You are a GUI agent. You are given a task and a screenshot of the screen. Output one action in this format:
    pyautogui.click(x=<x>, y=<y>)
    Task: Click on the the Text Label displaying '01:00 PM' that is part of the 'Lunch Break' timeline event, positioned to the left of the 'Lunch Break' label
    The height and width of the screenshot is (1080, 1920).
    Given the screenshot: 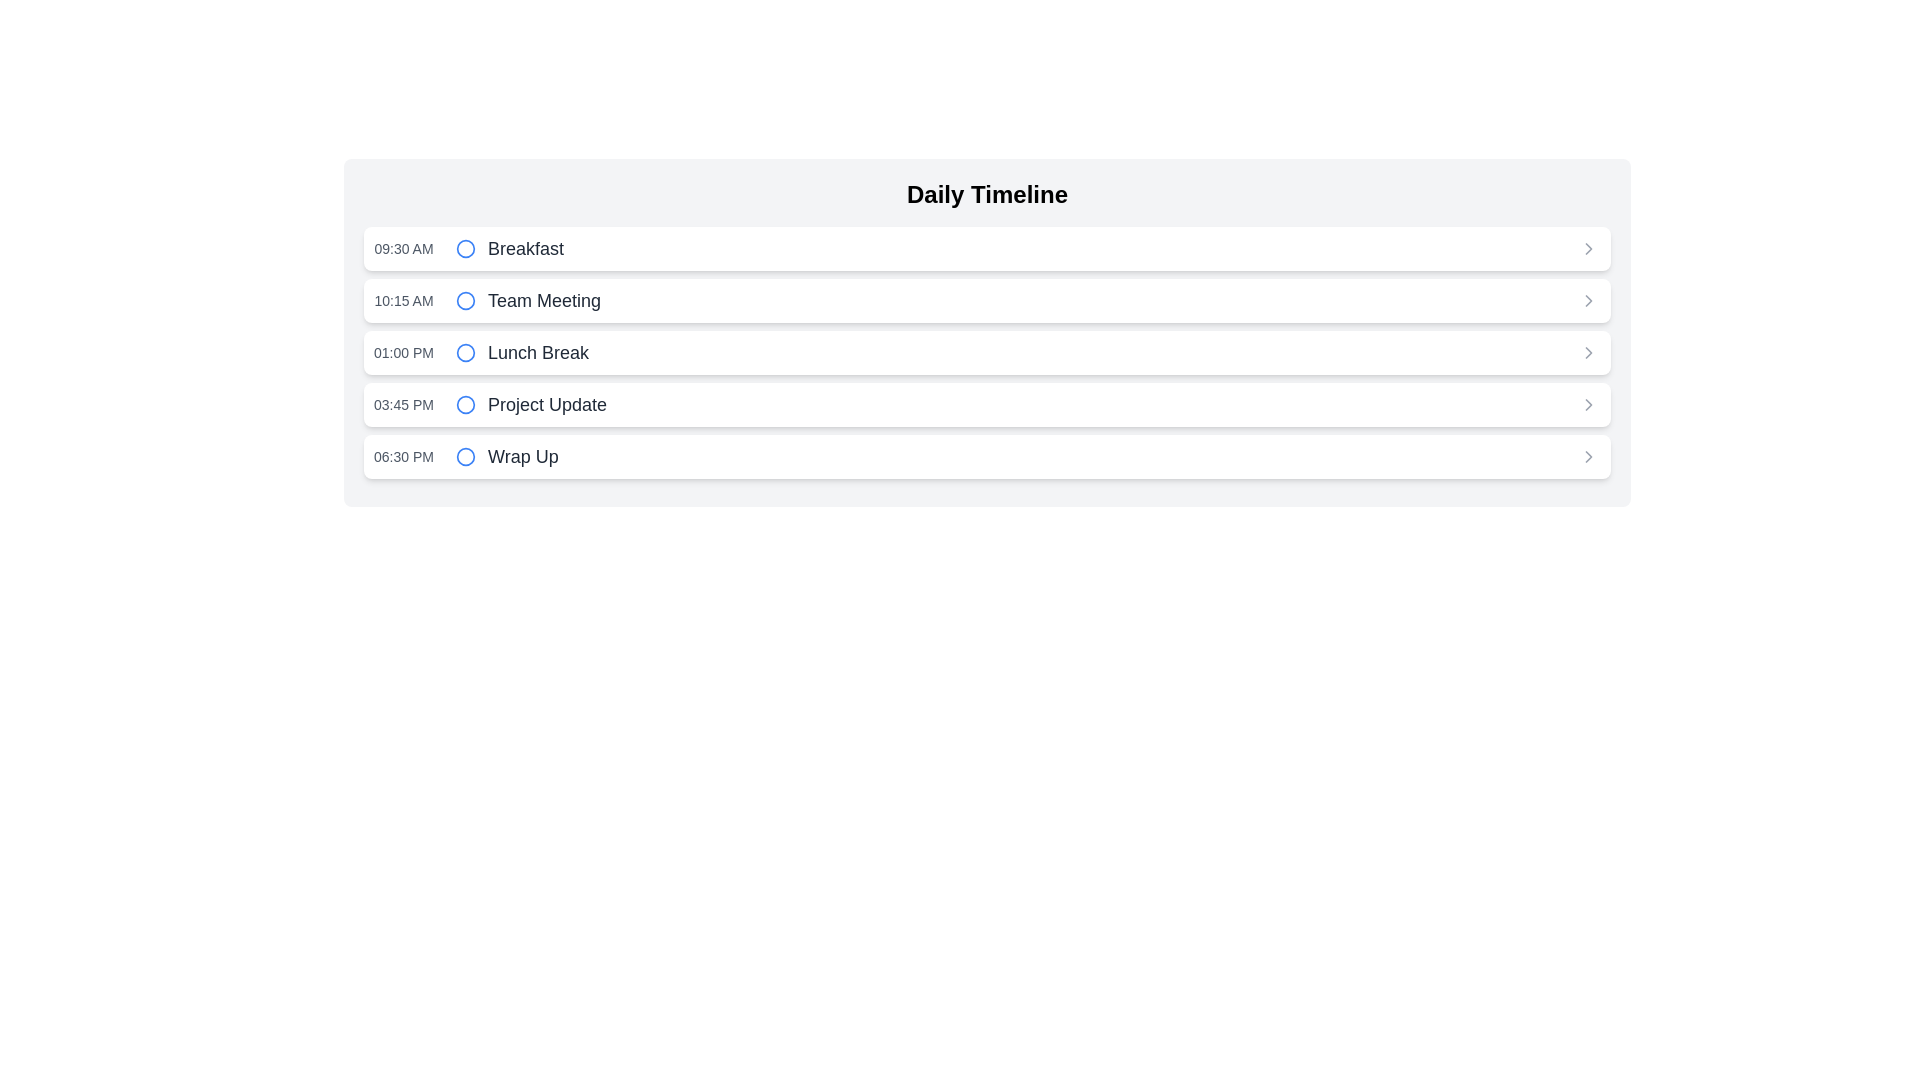 What is the action you would take?
    pyautogui.click(x=402, y=352)
    